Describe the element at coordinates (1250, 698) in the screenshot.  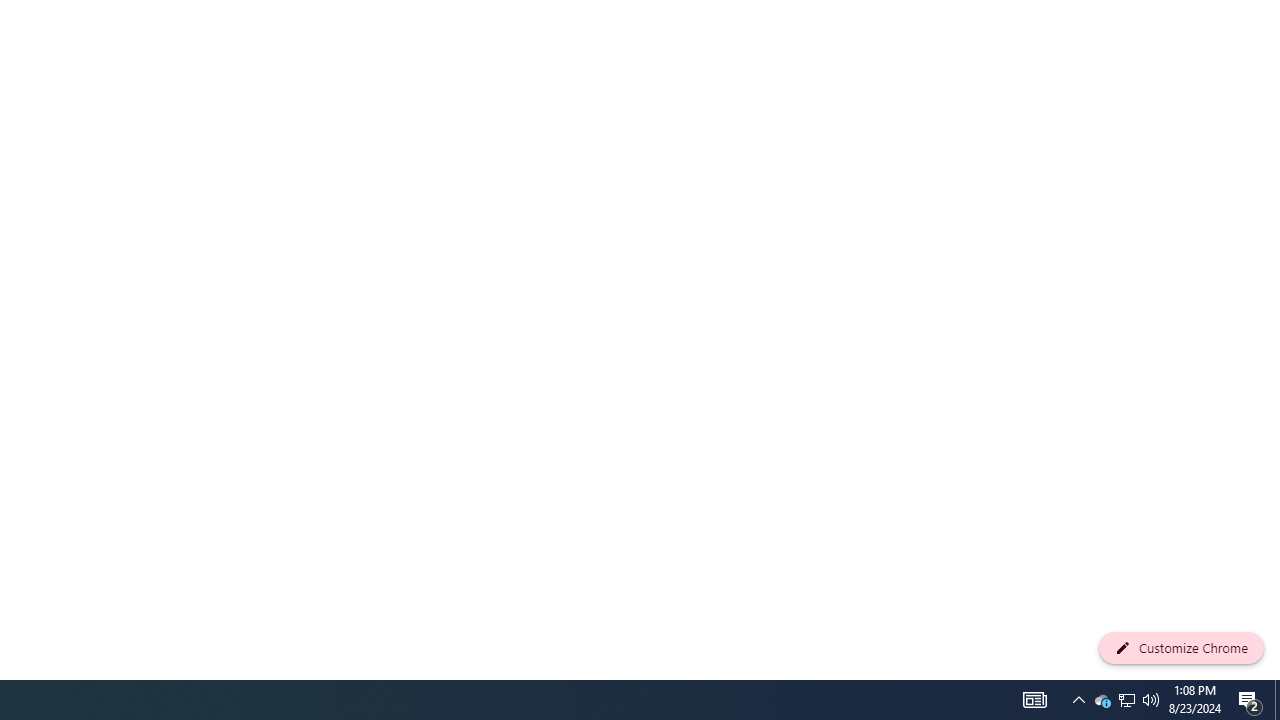
I see `'Action Center, 2 new notifications'` at that location.